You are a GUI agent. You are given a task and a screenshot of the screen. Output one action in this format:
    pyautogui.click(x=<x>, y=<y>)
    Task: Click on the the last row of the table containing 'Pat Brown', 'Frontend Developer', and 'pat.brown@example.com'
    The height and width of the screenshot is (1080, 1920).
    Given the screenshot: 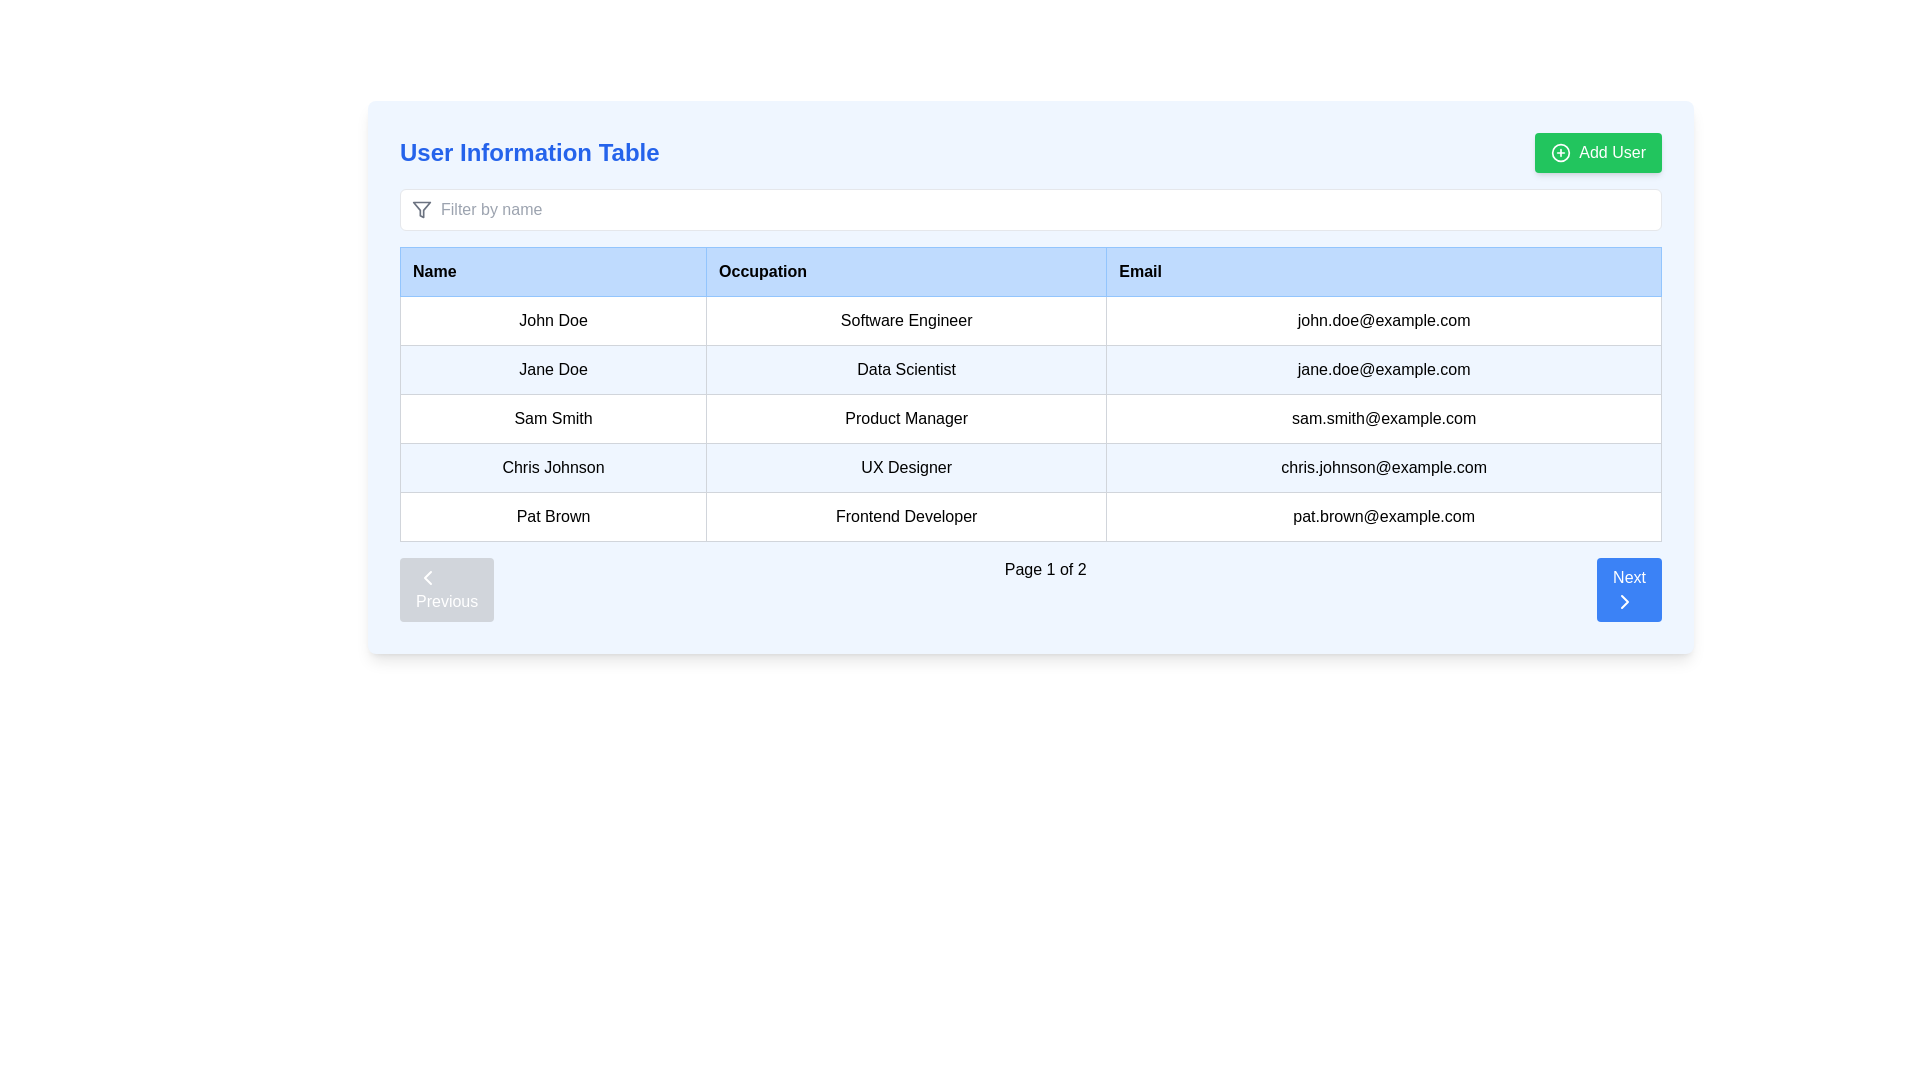 What is the action you would take?
    pyautogui.click(x=1031, y=515)
    